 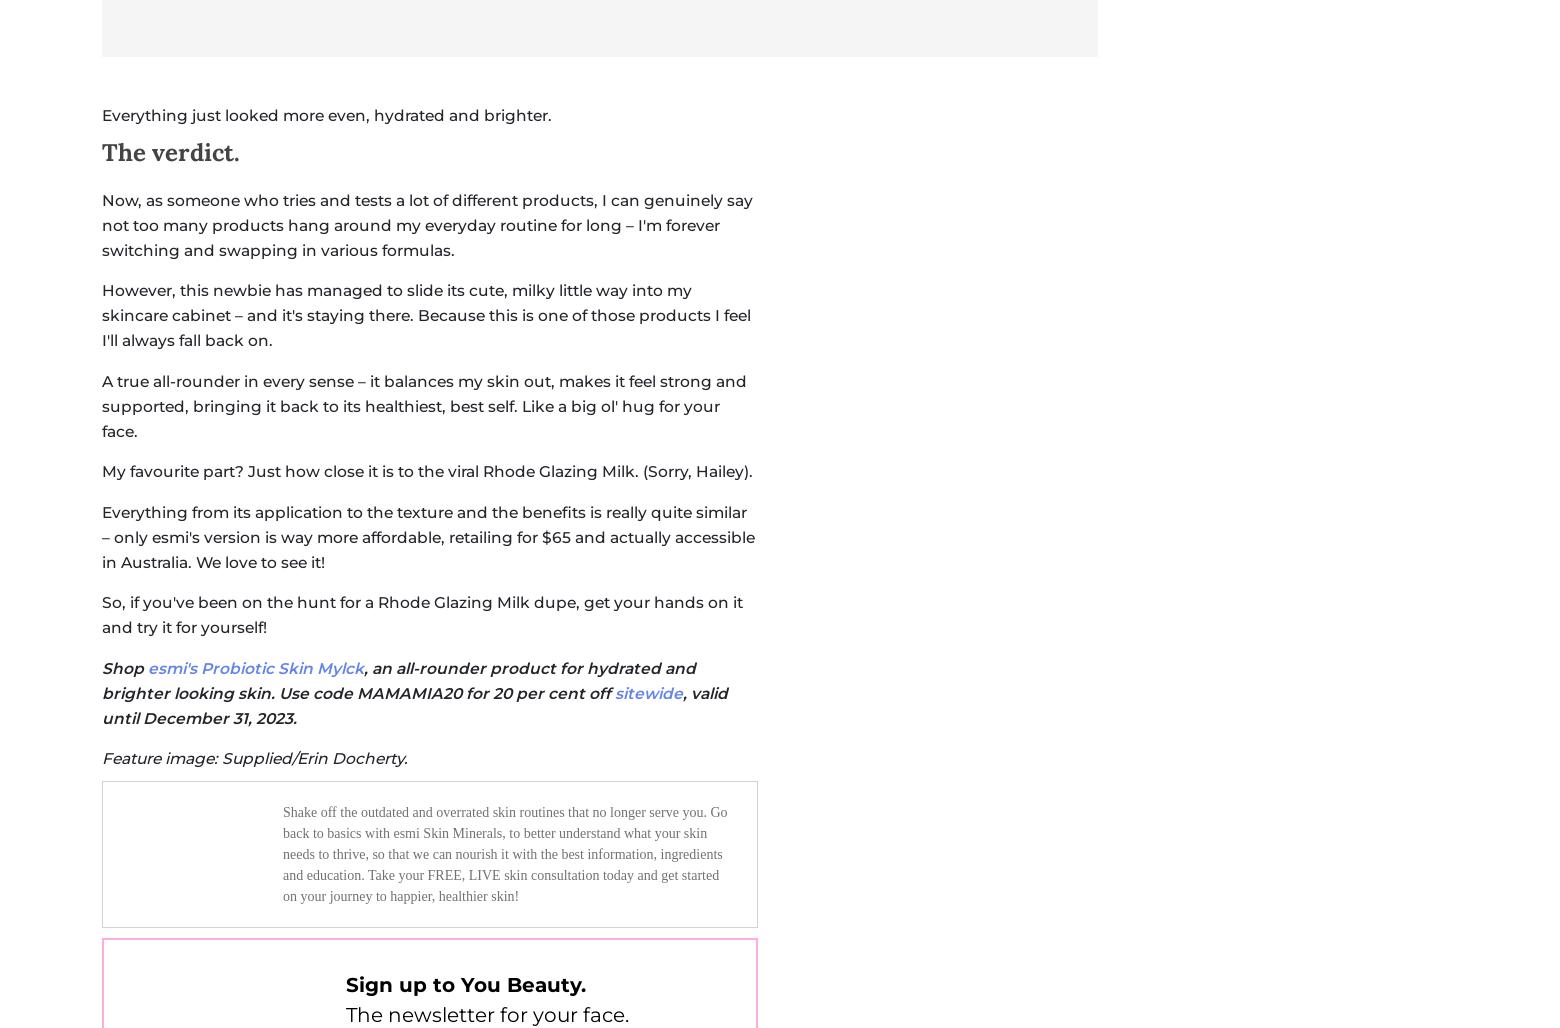 What do you see at coordinates (823, 409) in the screenshot?
I see `'Teens'` at bounding box center [823, 409].